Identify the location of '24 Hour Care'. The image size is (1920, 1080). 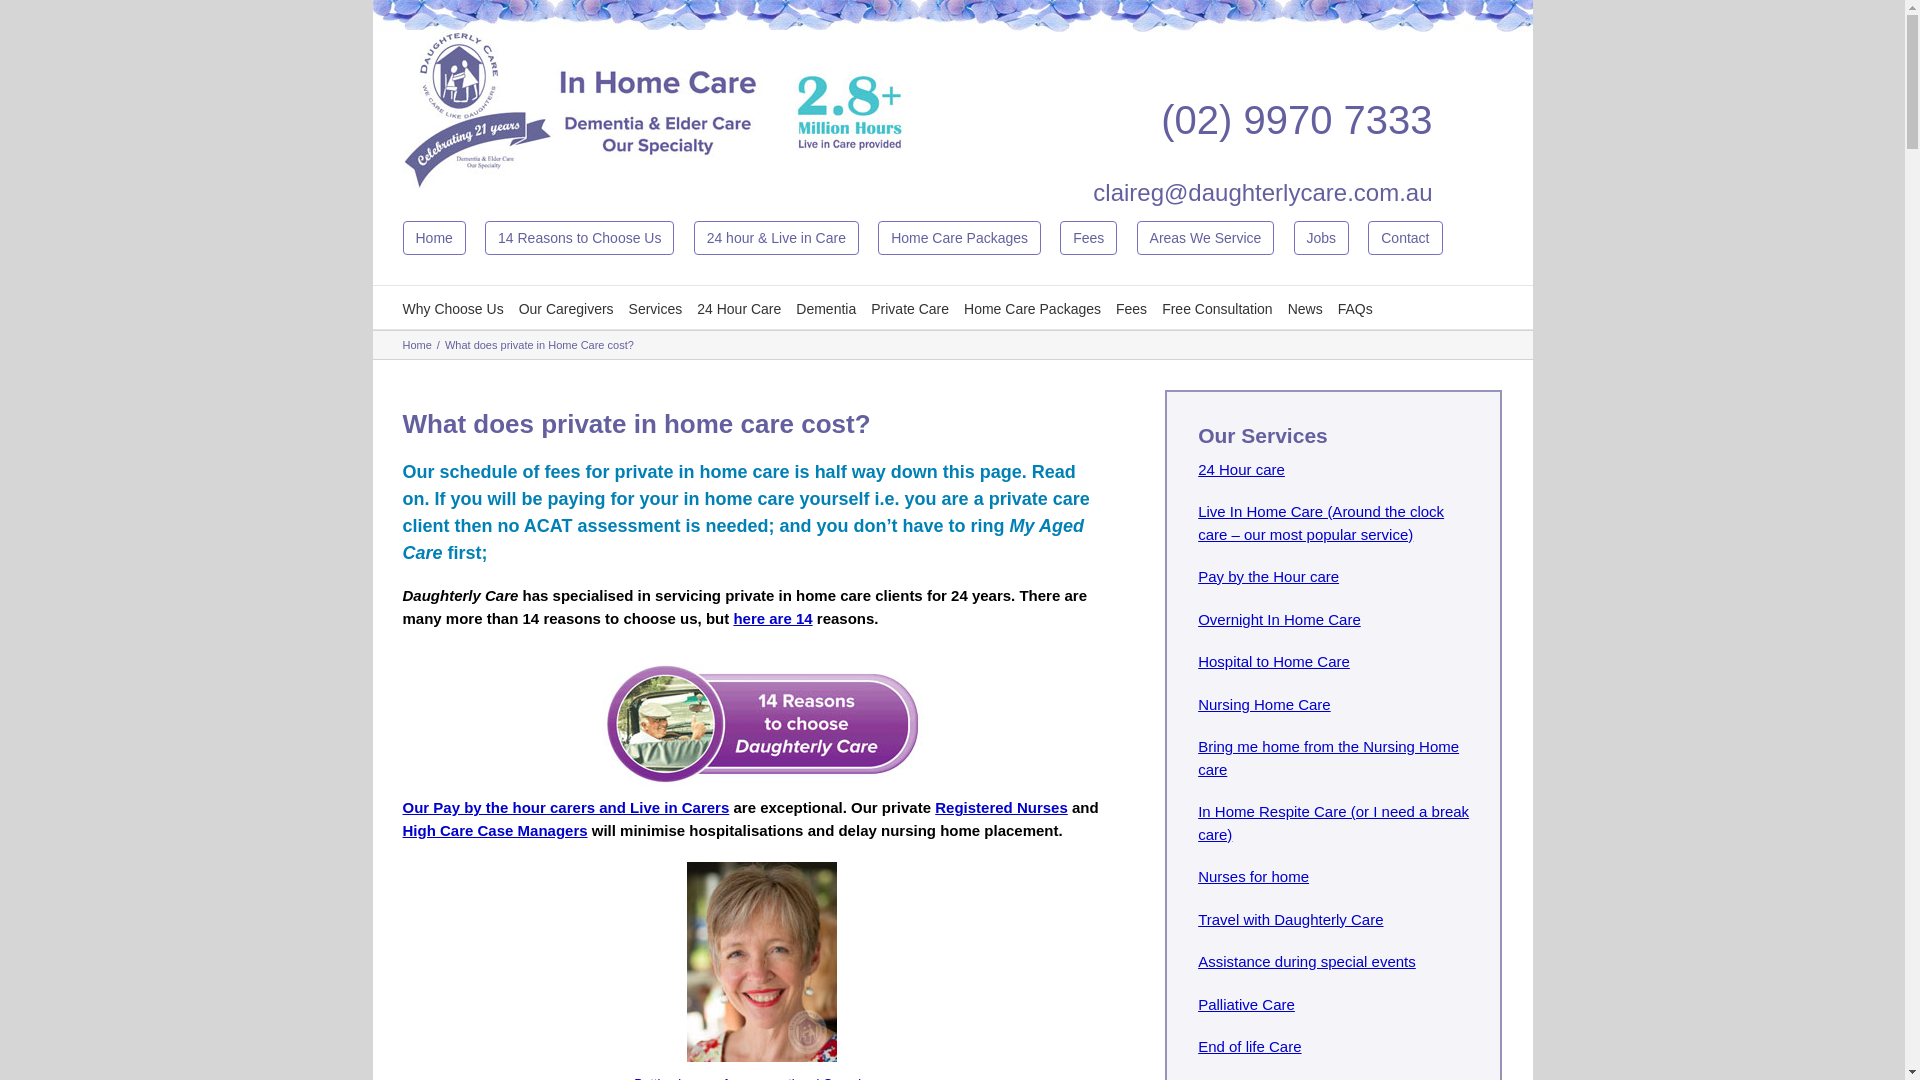
(738, 307).